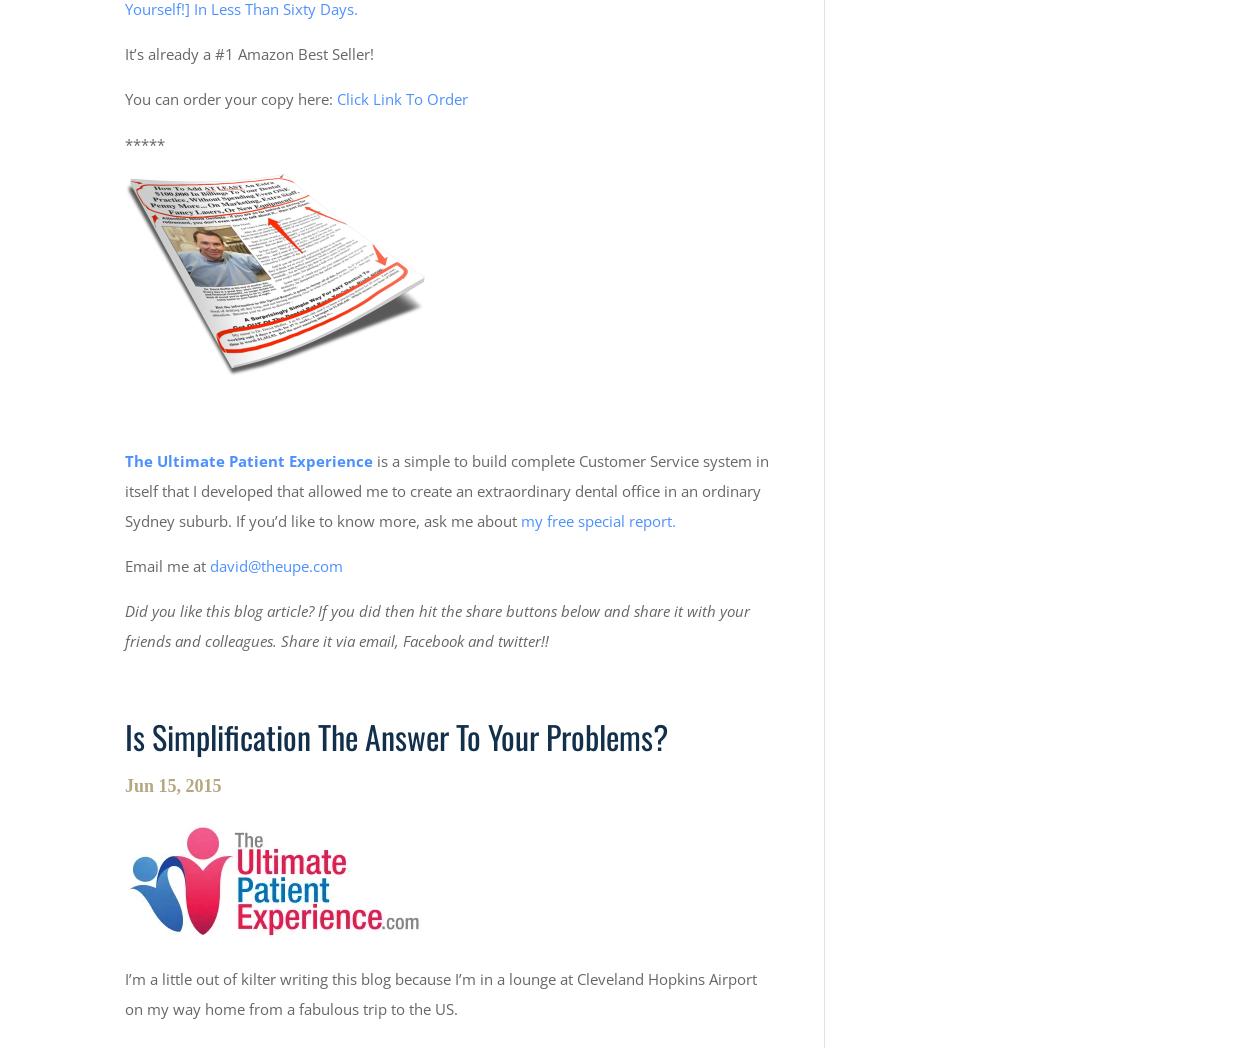 The image size is (1250, 1048). Describe the element at coordinates (230, 98) in the screenshot. I see `'You can order your copy here:'` at that location.